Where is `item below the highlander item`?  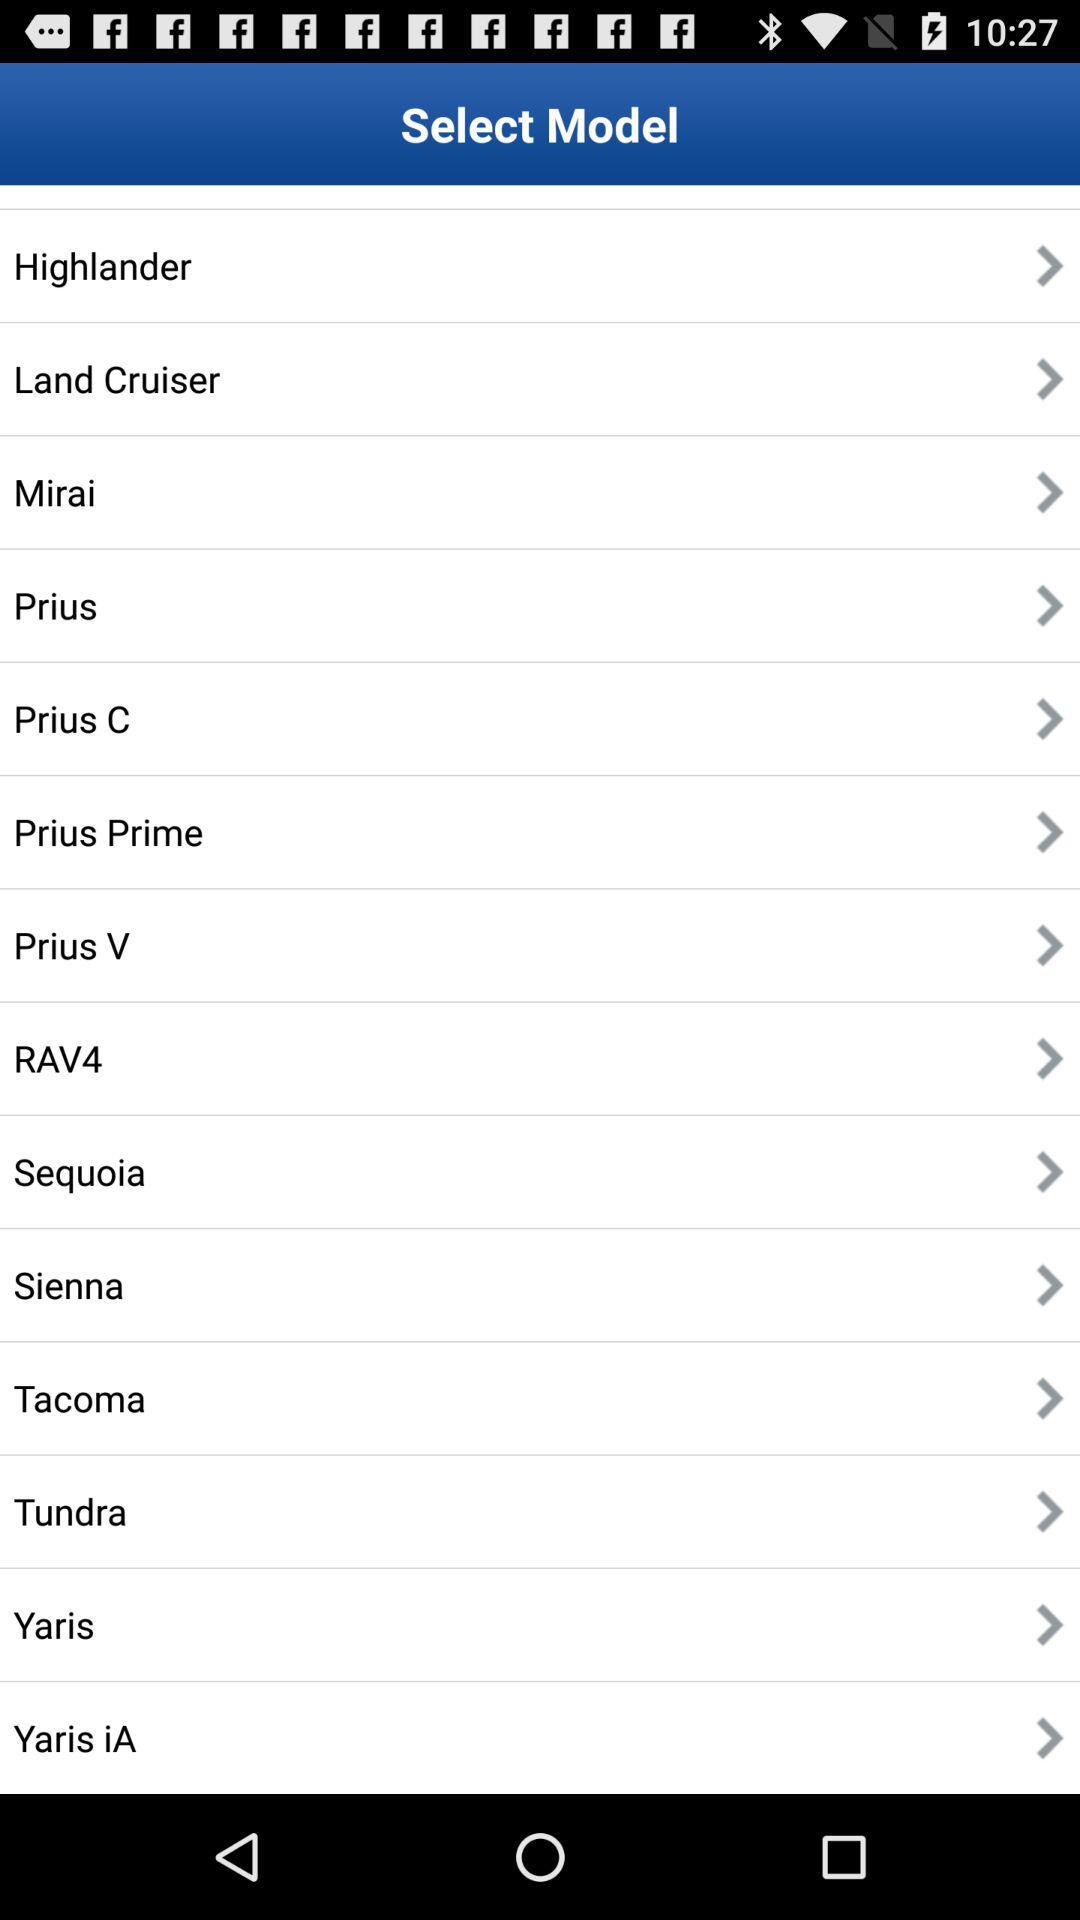
item below the highlander item is located at coordinates (116, 378).